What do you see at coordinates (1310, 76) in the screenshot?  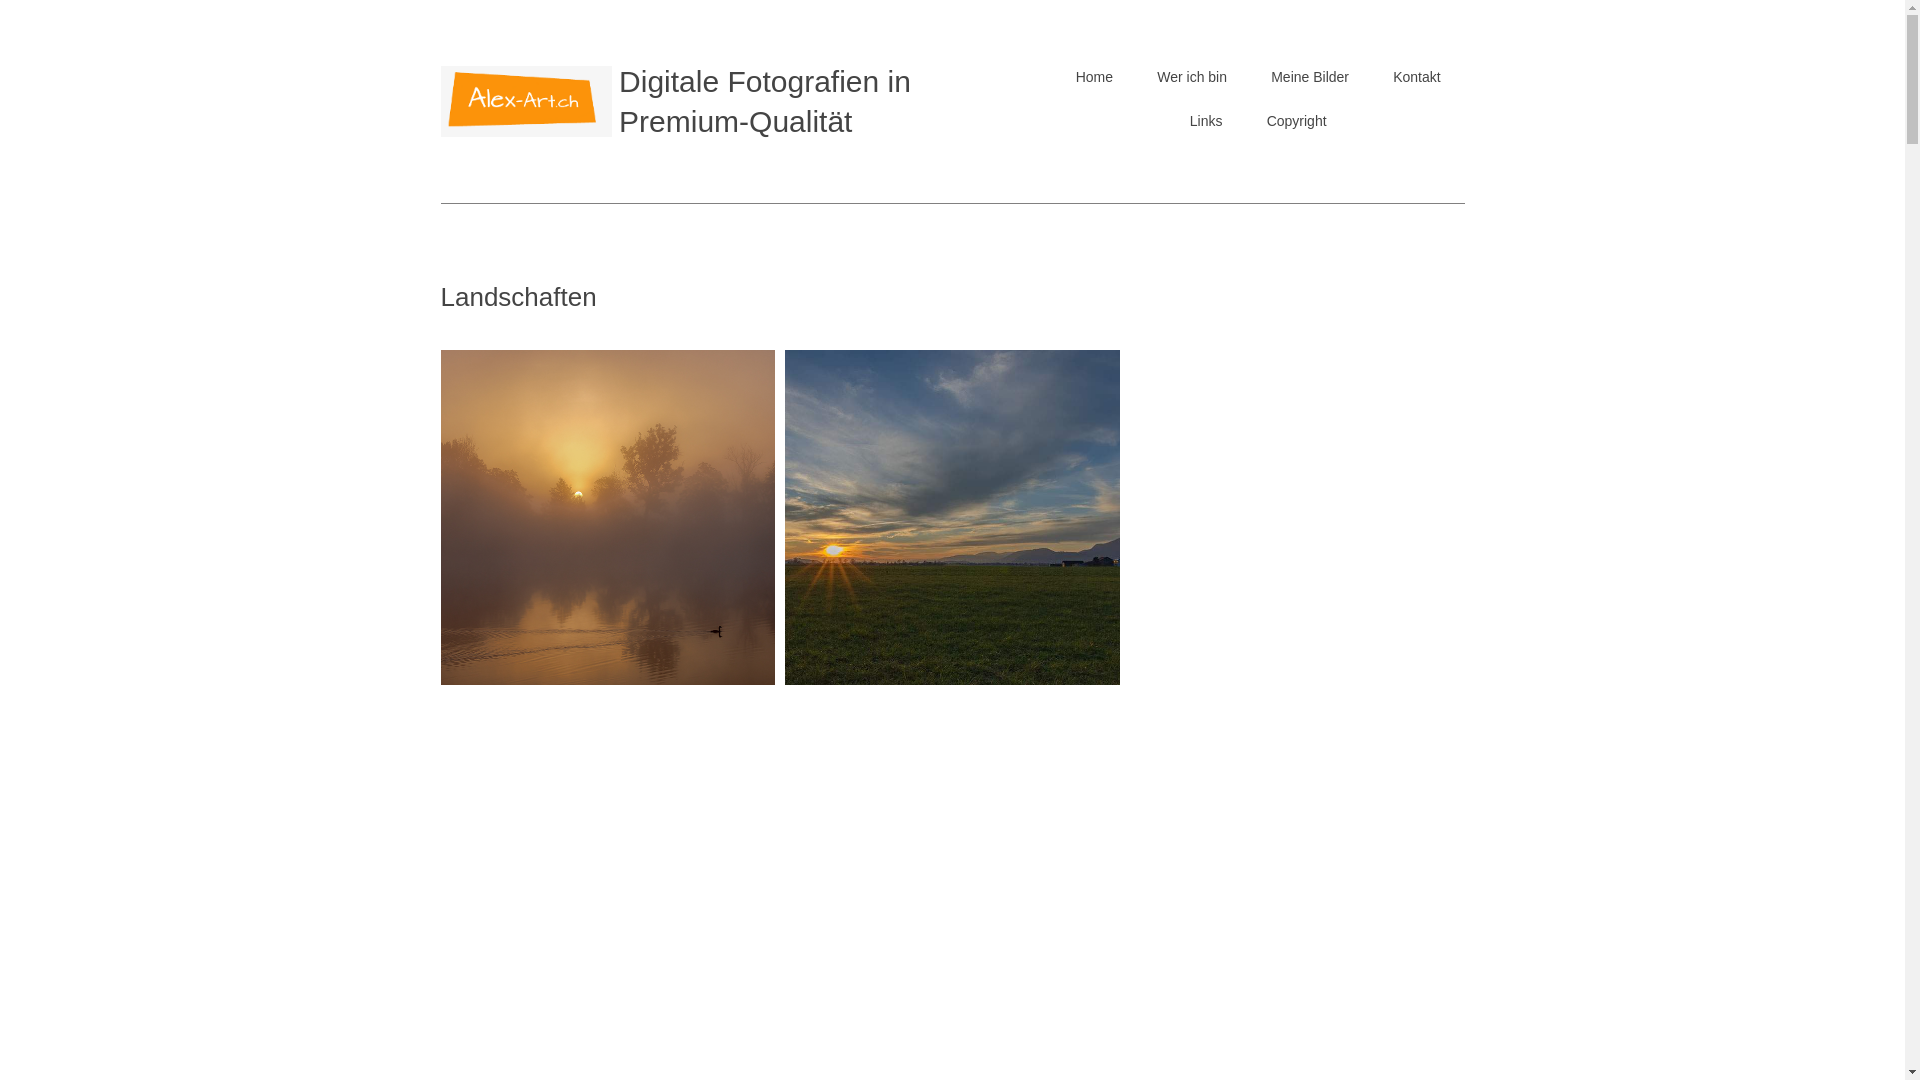 I see `'Meine Bilder'` at bounding box center [1310, 76].